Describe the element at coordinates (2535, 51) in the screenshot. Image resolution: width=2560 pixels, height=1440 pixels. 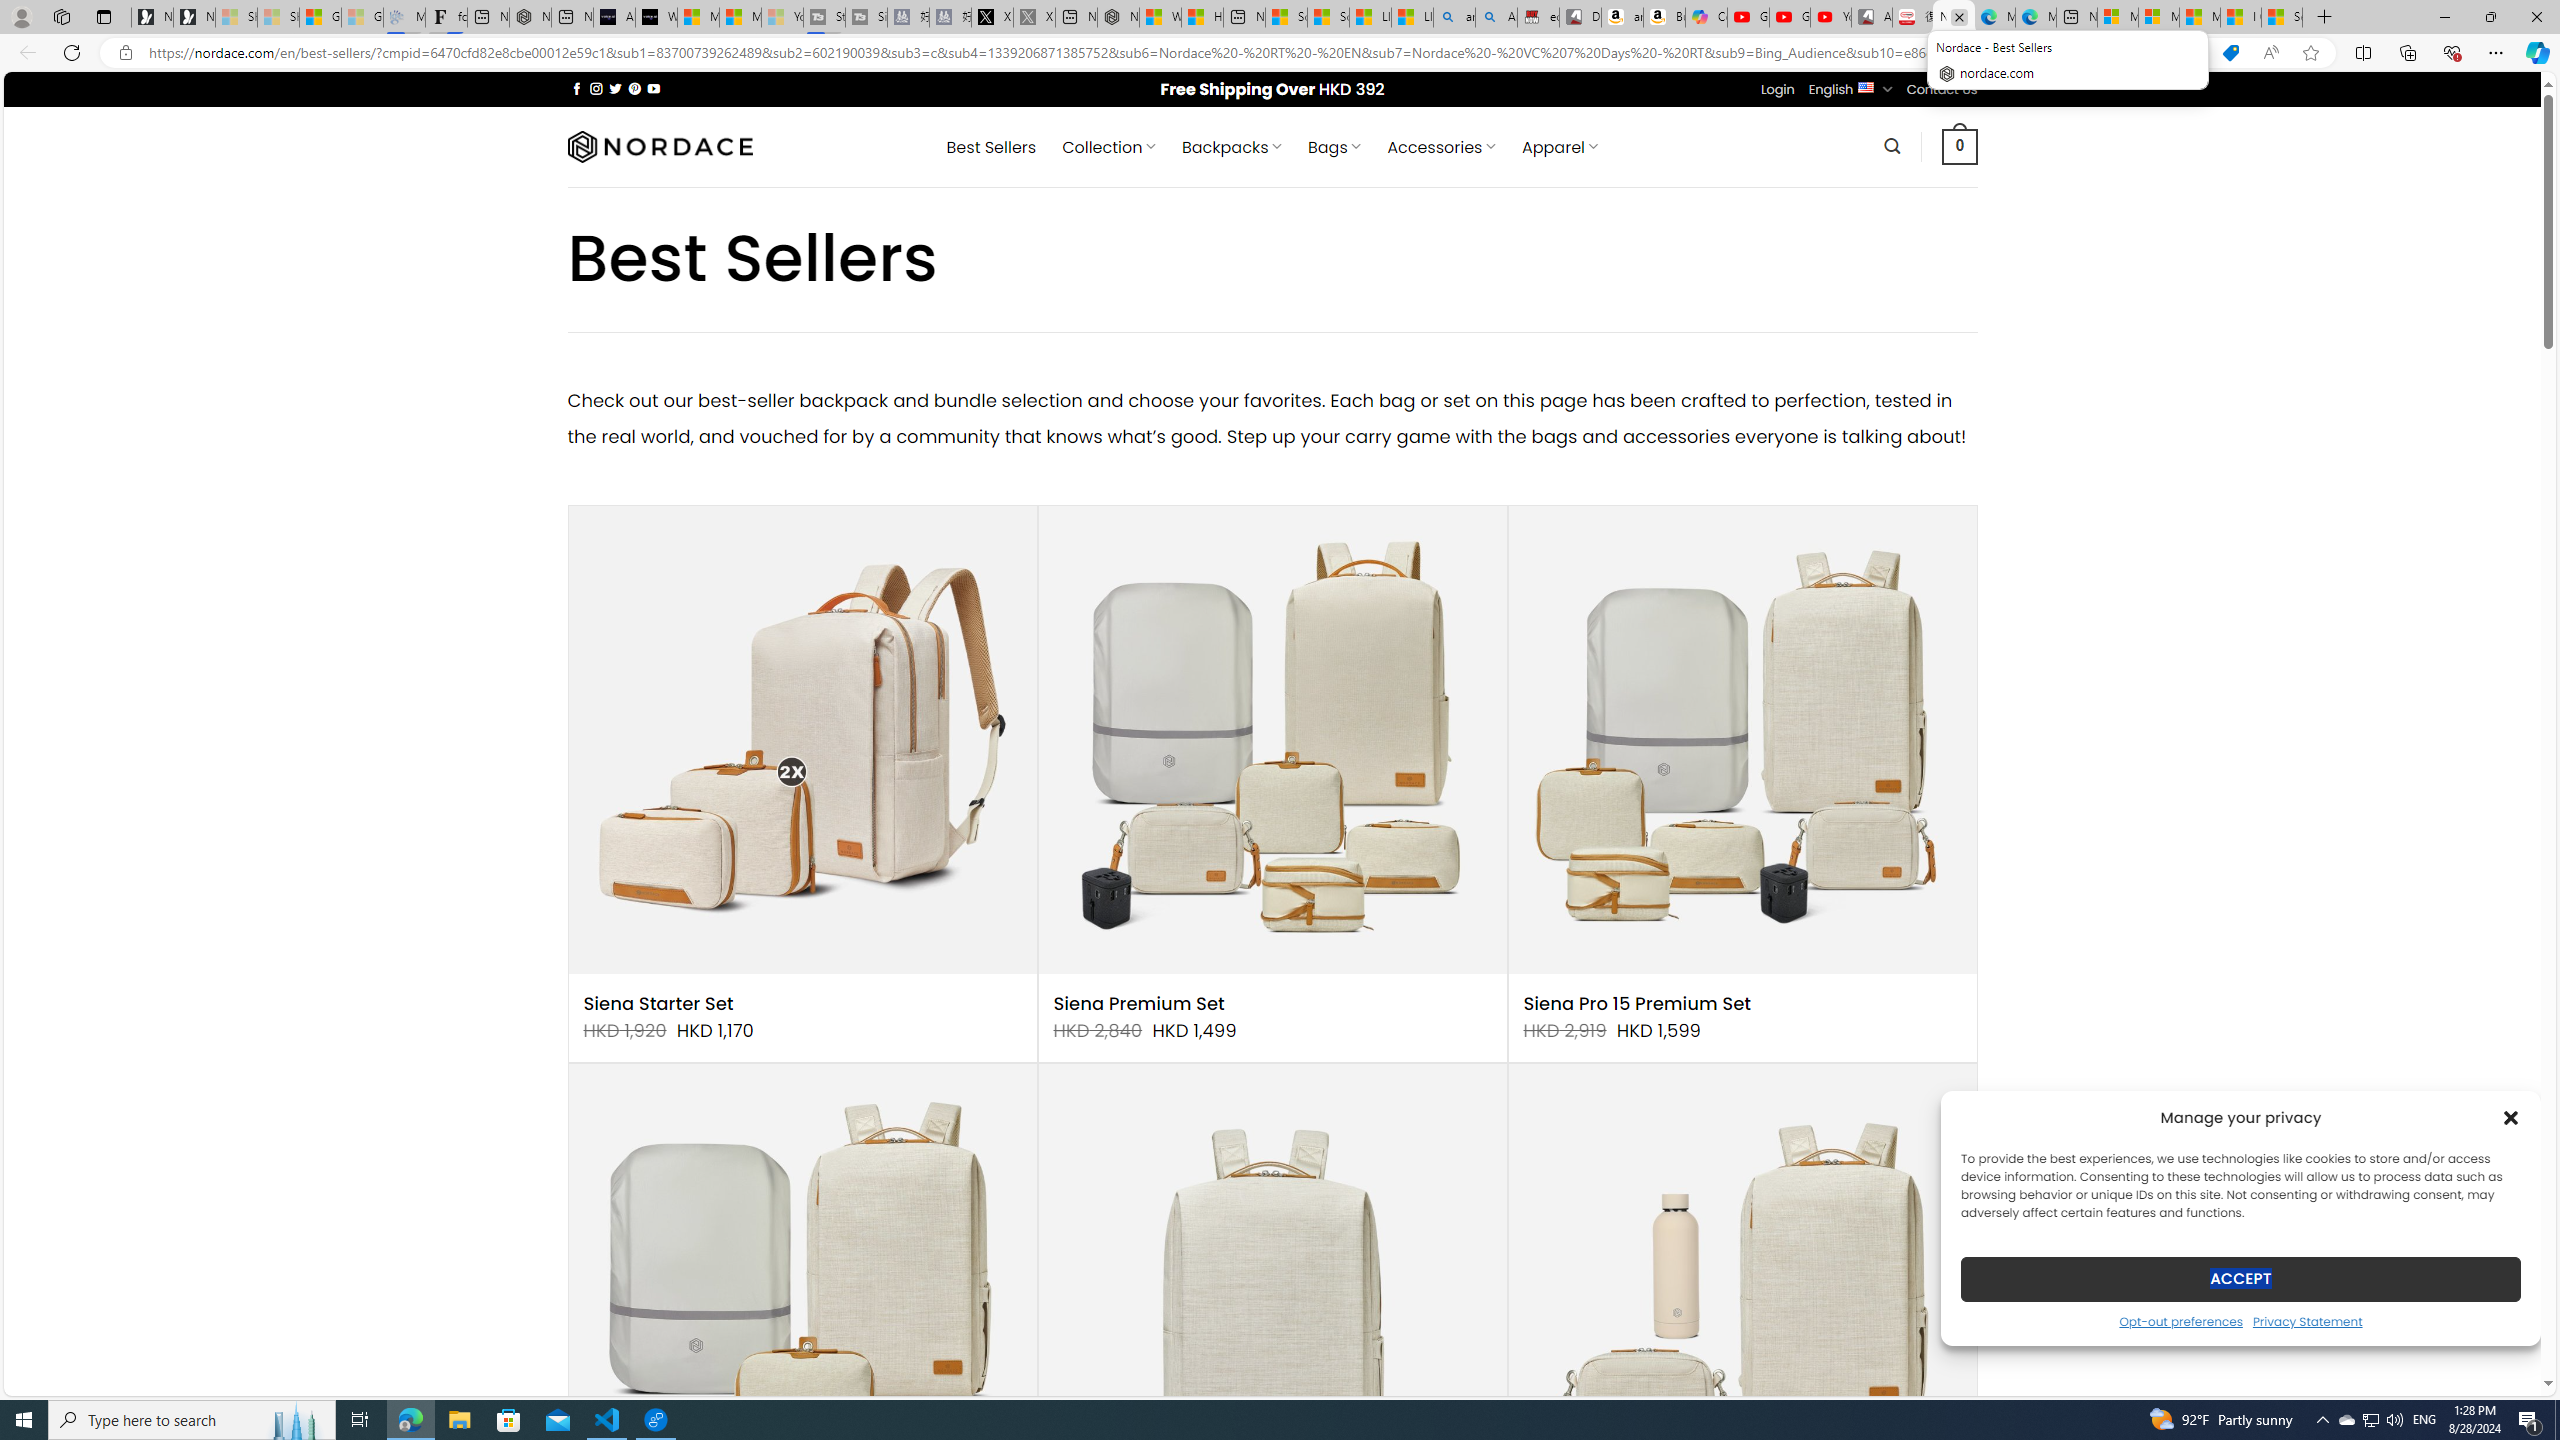
I see `'Copilot (Ctrl+Shift+.)'` at that location.